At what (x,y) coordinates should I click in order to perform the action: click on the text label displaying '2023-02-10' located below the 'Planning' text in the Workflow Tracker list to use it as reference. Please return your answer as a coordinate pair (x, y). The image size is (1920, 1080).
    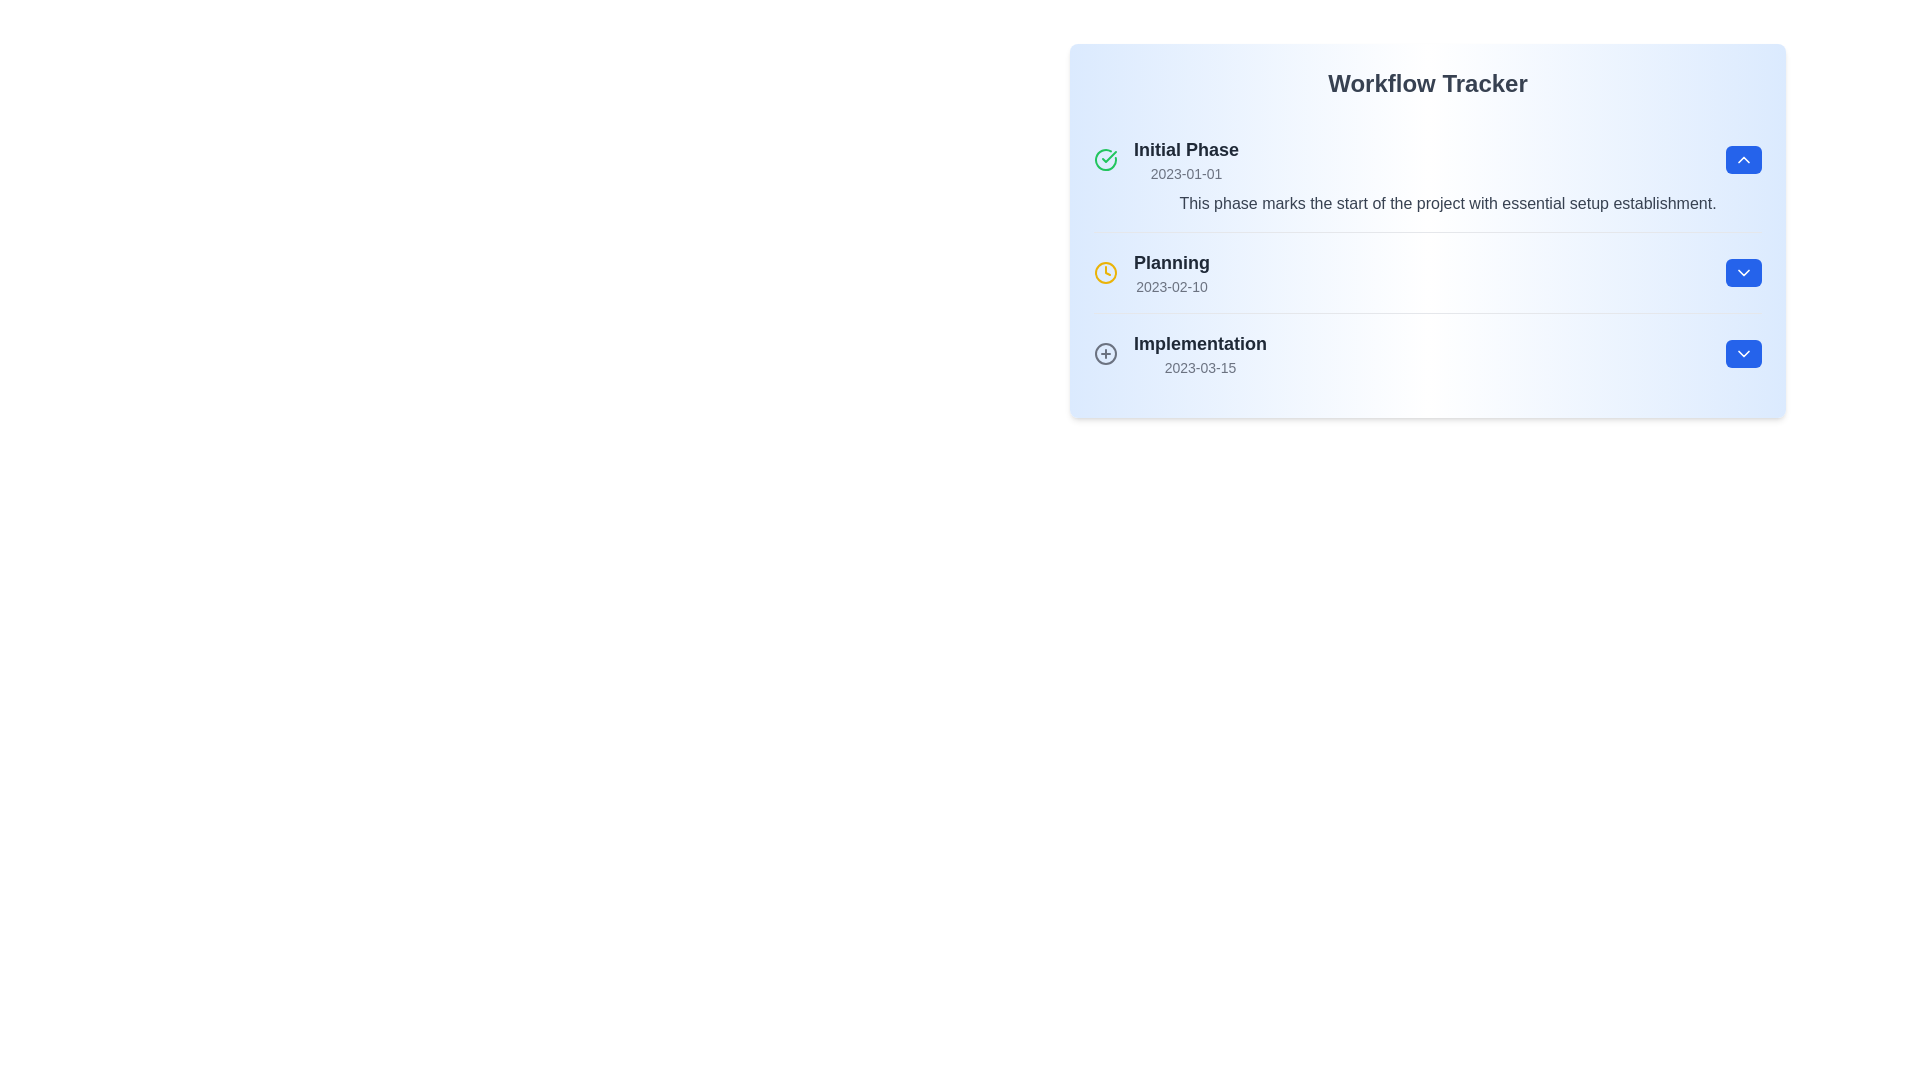
    Looking at the image, I should click on (1171, 286).